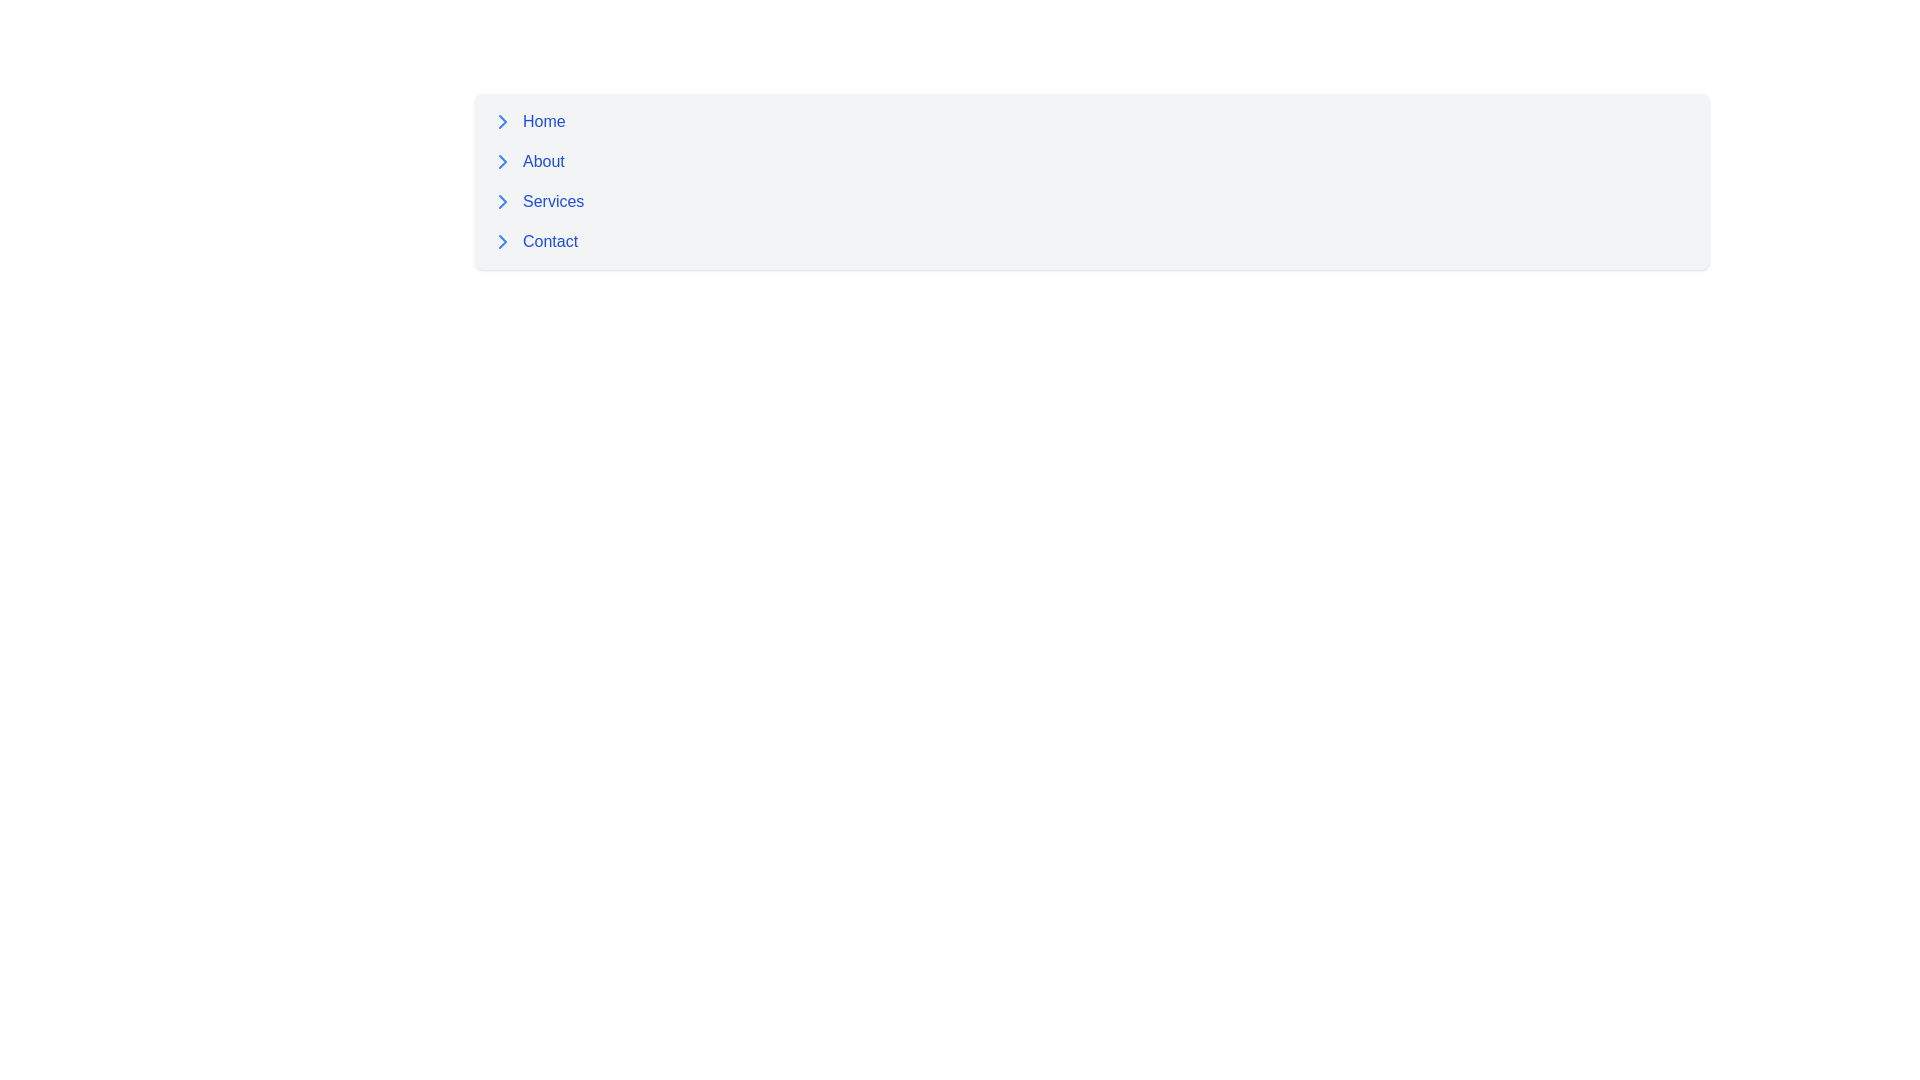 This screenshot has width=1920, height=1080. Describe the element at coordinates (503, 241) in the screenshot. I see `the fourth right-facing chevron icon in the vertical menu list next to the 'Contact' text label` at that location.